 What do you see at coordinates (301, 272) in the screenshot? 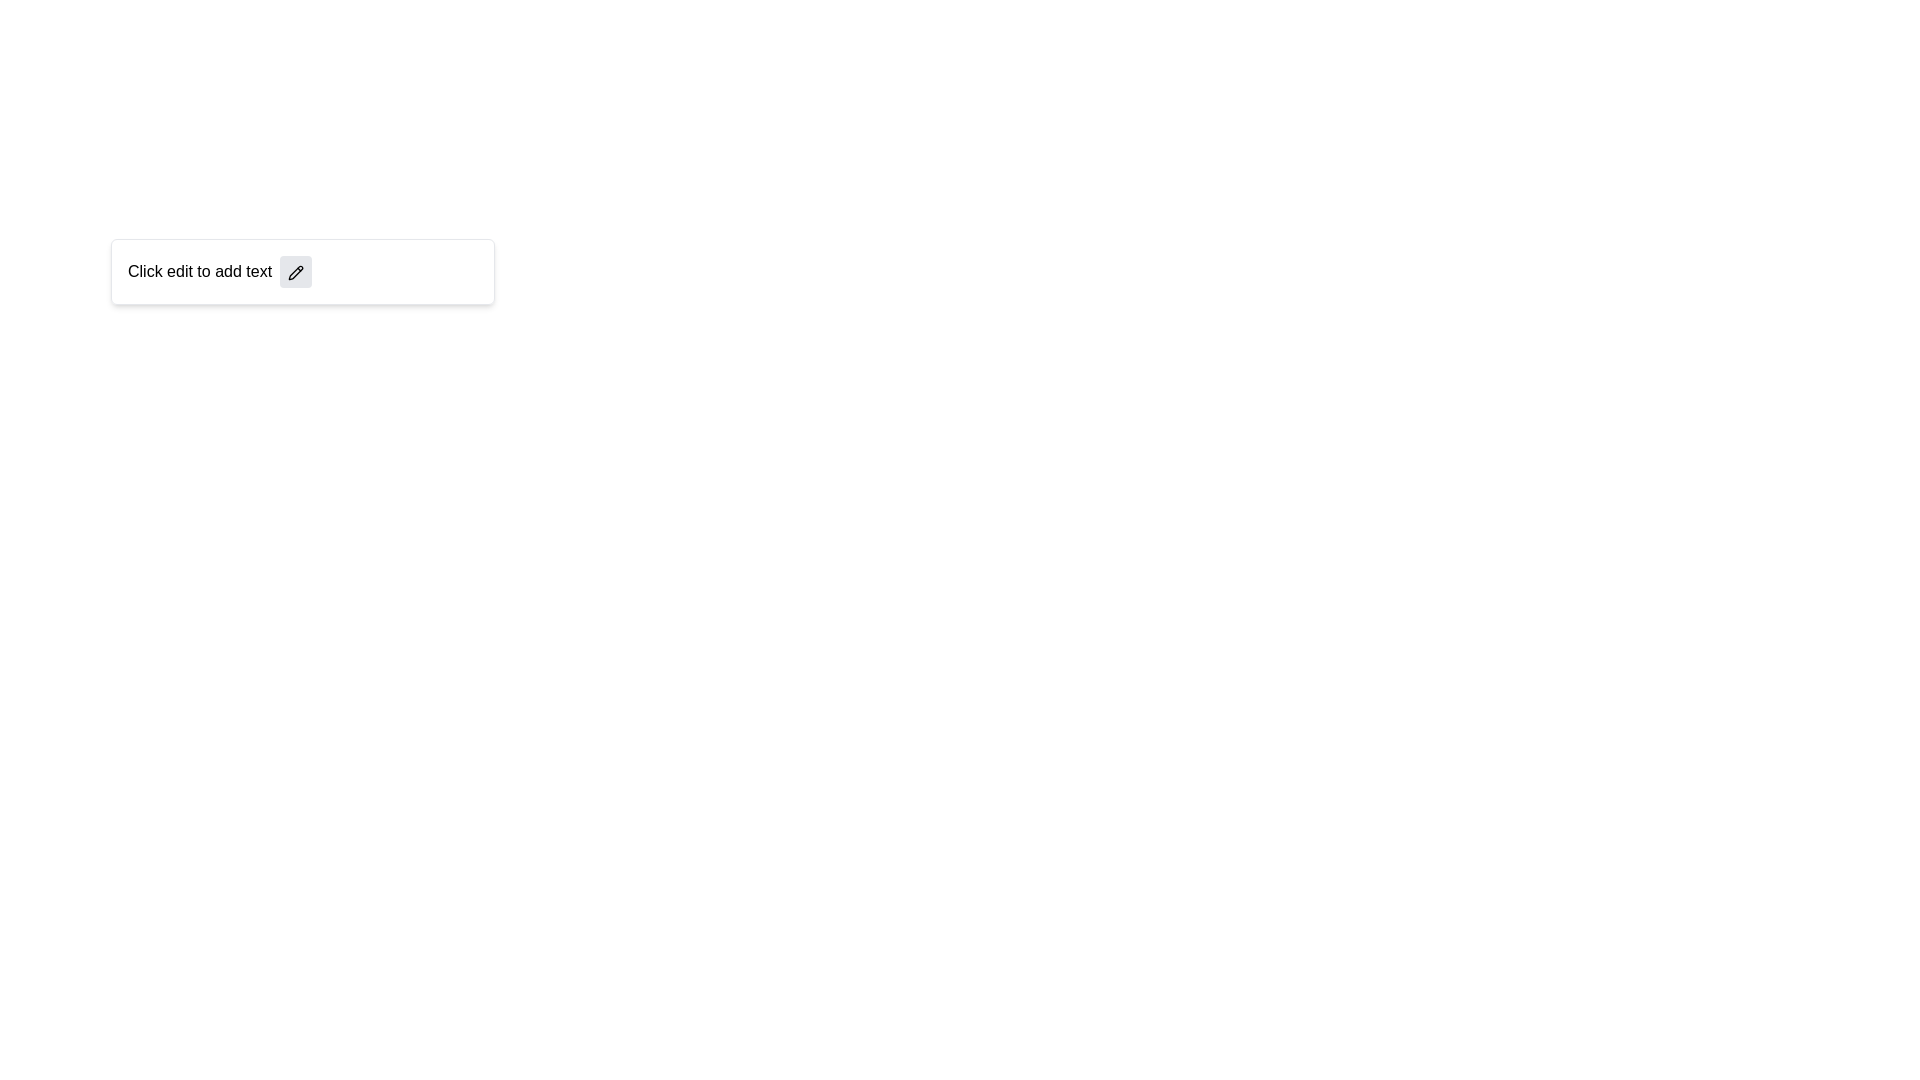
I see `the pencil icon located within the editable field prompt to begin editing its contents` at bounding box center [301, 272].